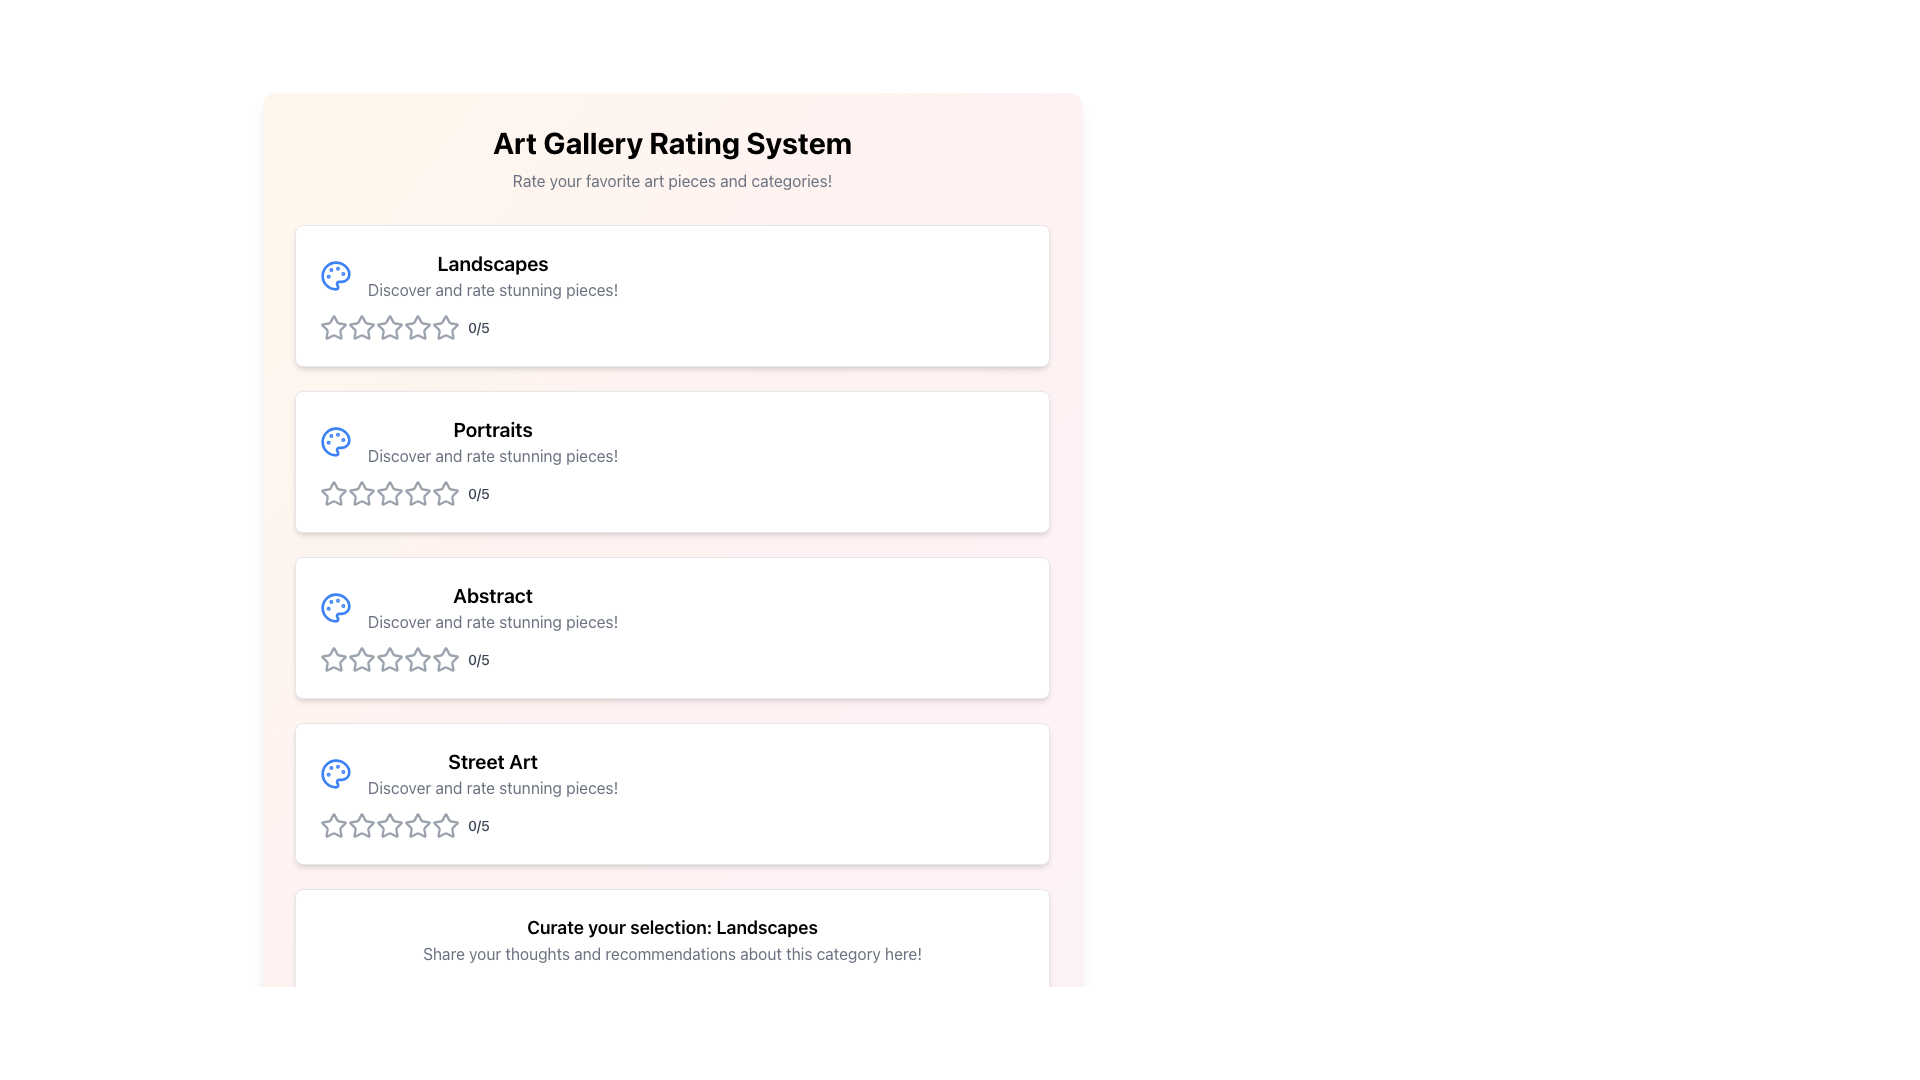  What do you see at coordinates (672, 659) in the screenshot?
I see `current rating displayed on the rating component, which shows '0/5' next to the outlined stars` at bounding box center [672, 659].